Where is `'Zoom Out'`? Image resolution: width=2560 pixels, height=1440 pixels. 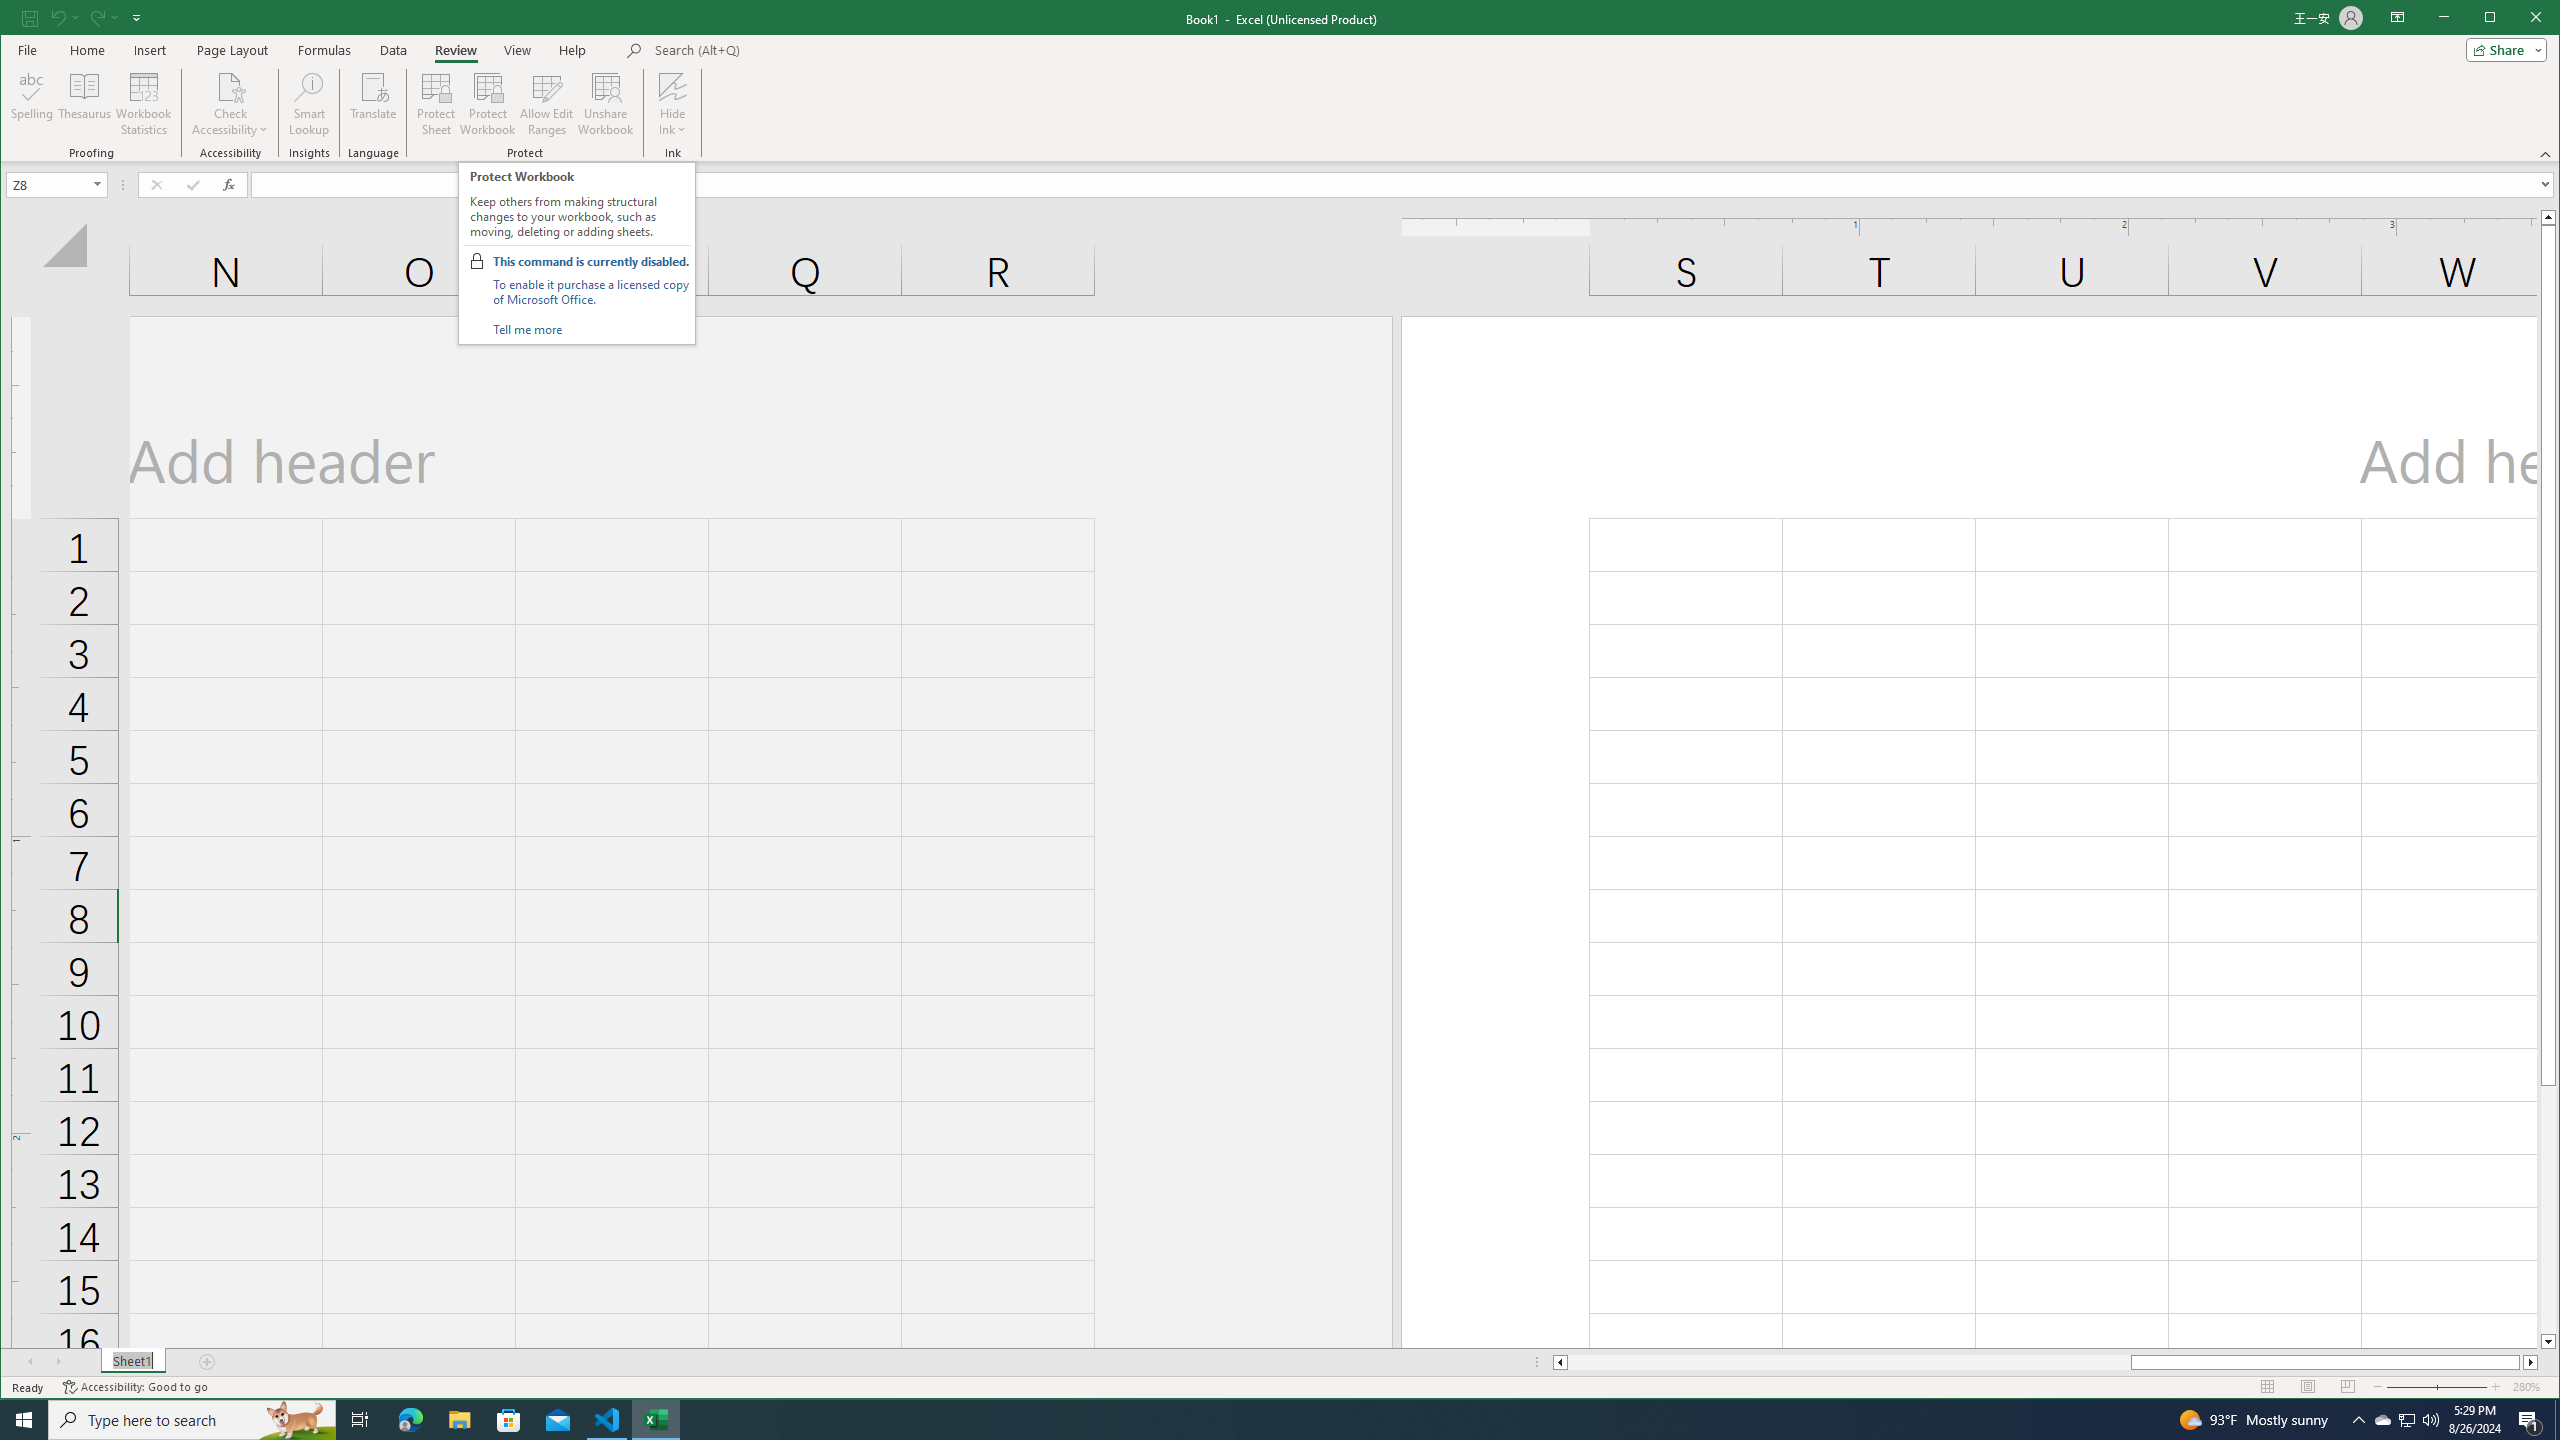
'Zoom Out' is located at coordinates (2424, 1386).